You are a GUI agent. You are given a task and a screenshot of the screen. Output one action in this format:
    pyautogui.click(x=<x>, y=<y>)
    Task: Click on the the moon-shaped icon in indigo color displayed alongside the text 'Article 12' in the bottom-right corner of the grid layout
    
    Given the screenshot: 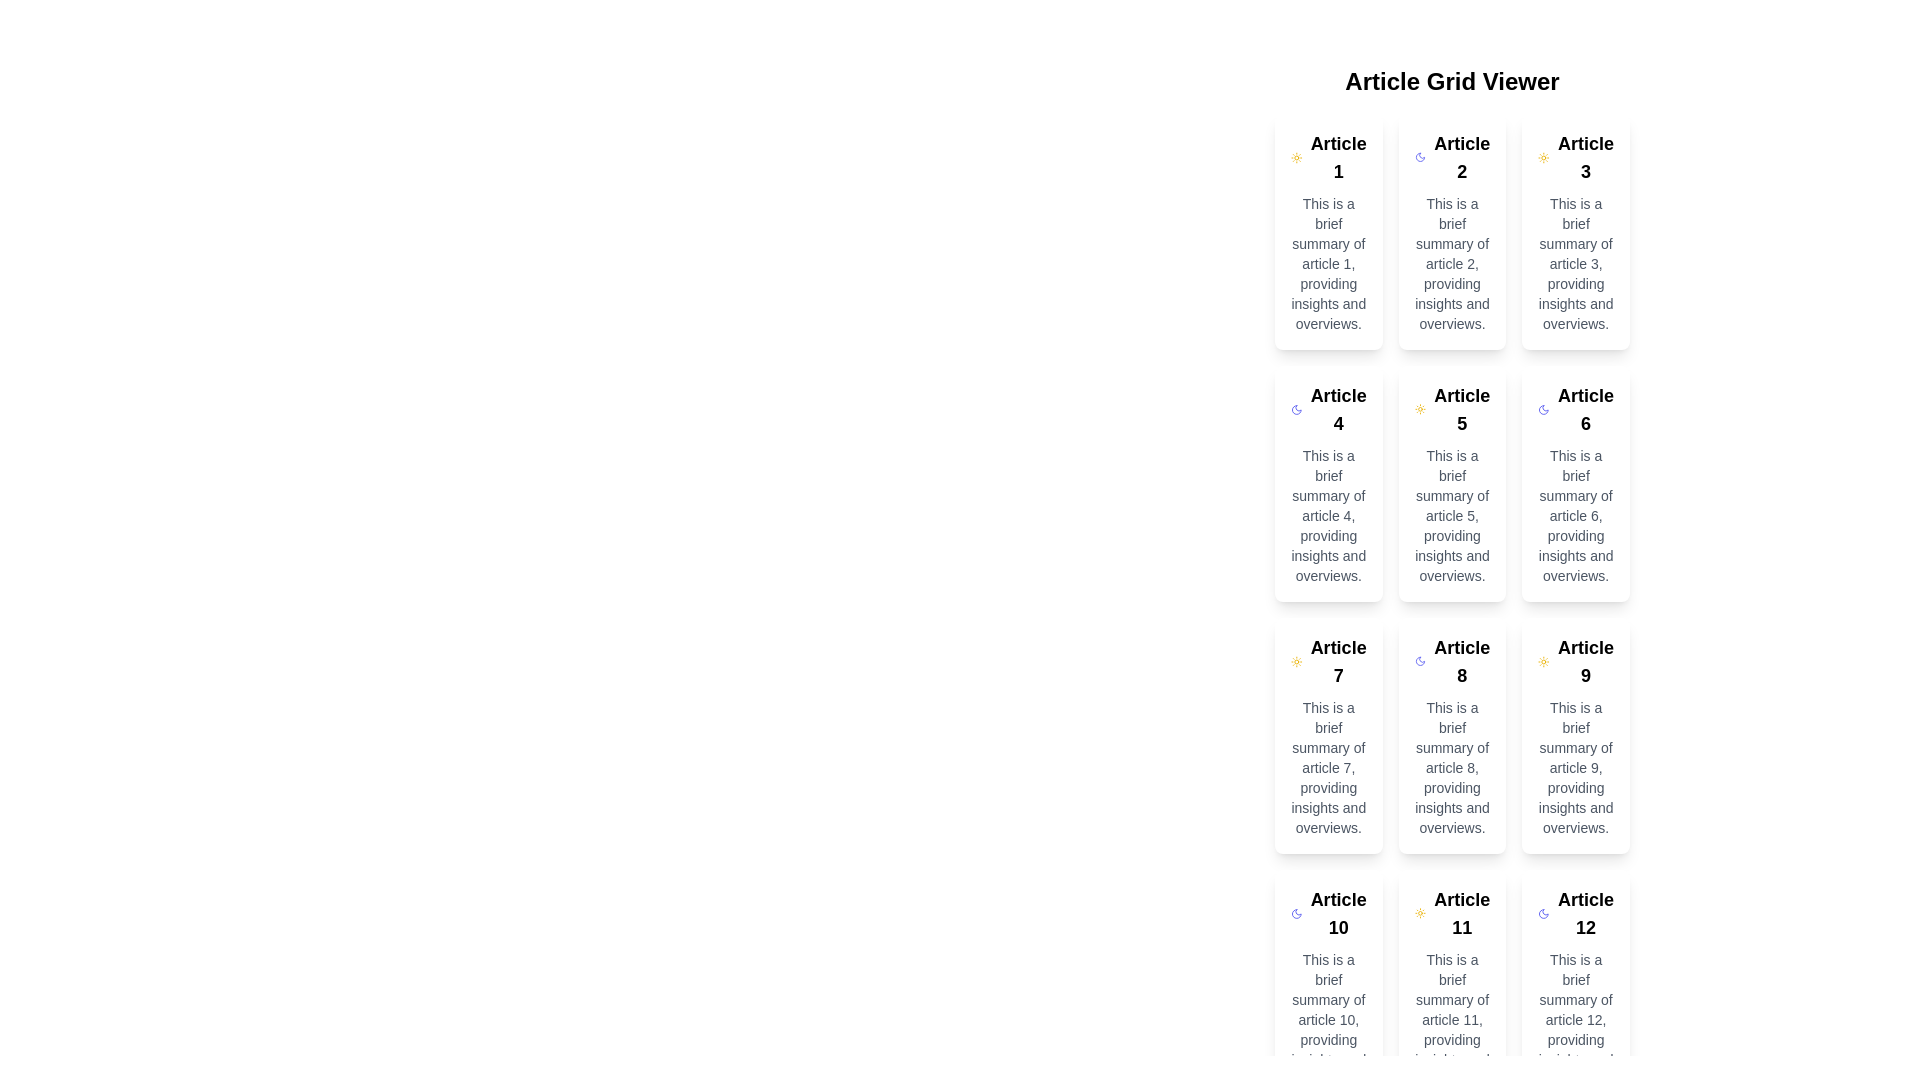 What is the action you would take?
    pyautogui.click(x=1543, y=914)
    